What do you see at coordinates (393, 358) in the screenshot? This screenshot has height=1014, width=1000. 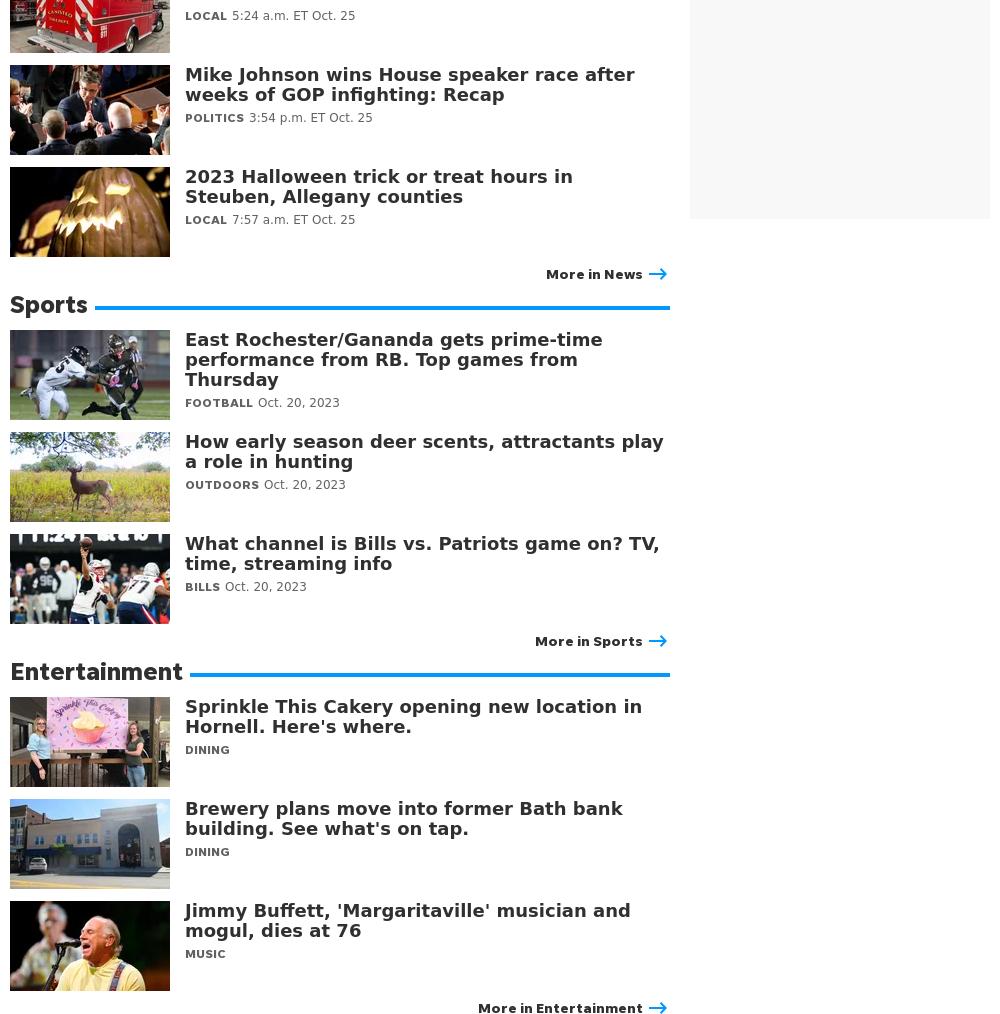 I see `'East Rochester/Gananda gets prime-time performance from RB. Top games from Thursday'` at bounding box center [393, 358].